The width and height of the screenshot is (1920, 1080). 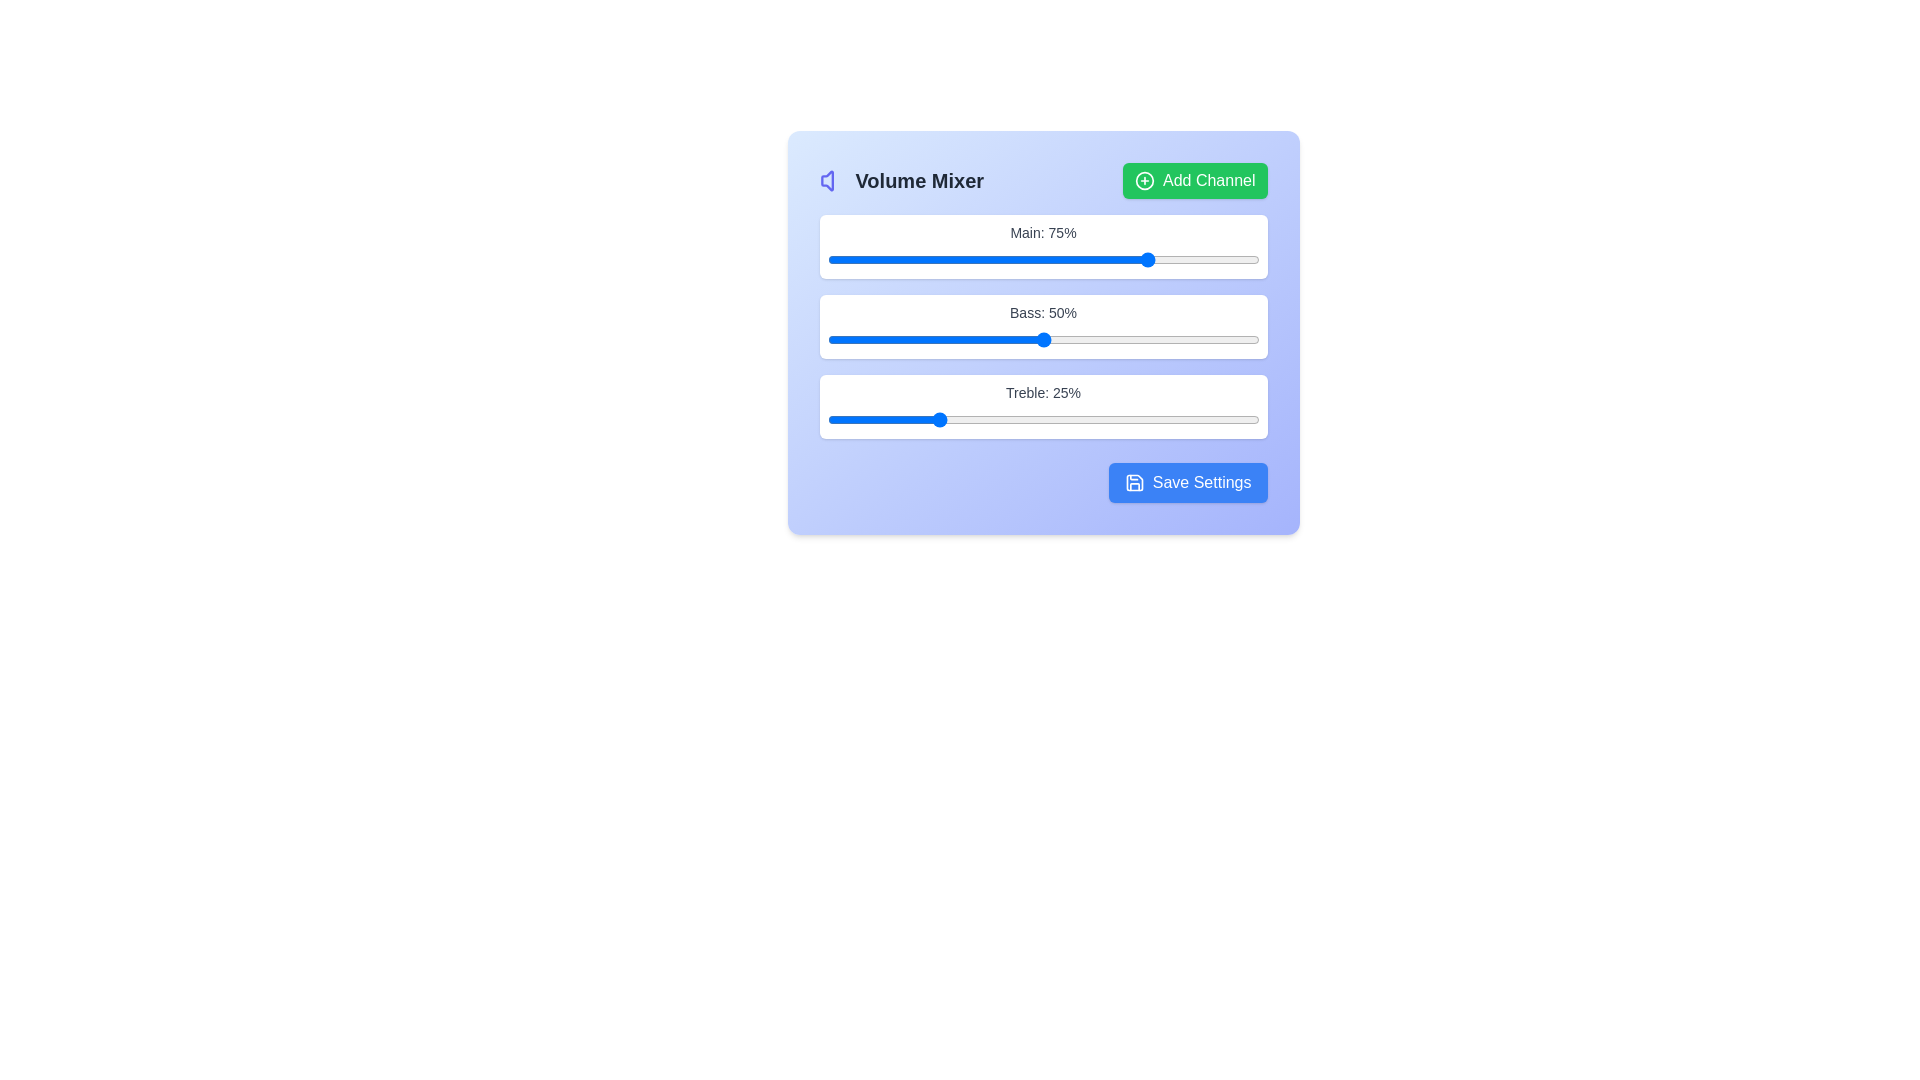 What do you see at coordinates (1042, 245) in the screenshot?
I see `the Slider control labeled 'Main: 75%' which has a white background, rounded corners, and a blue slider indicating the value` at bounding box center [1042, 245].